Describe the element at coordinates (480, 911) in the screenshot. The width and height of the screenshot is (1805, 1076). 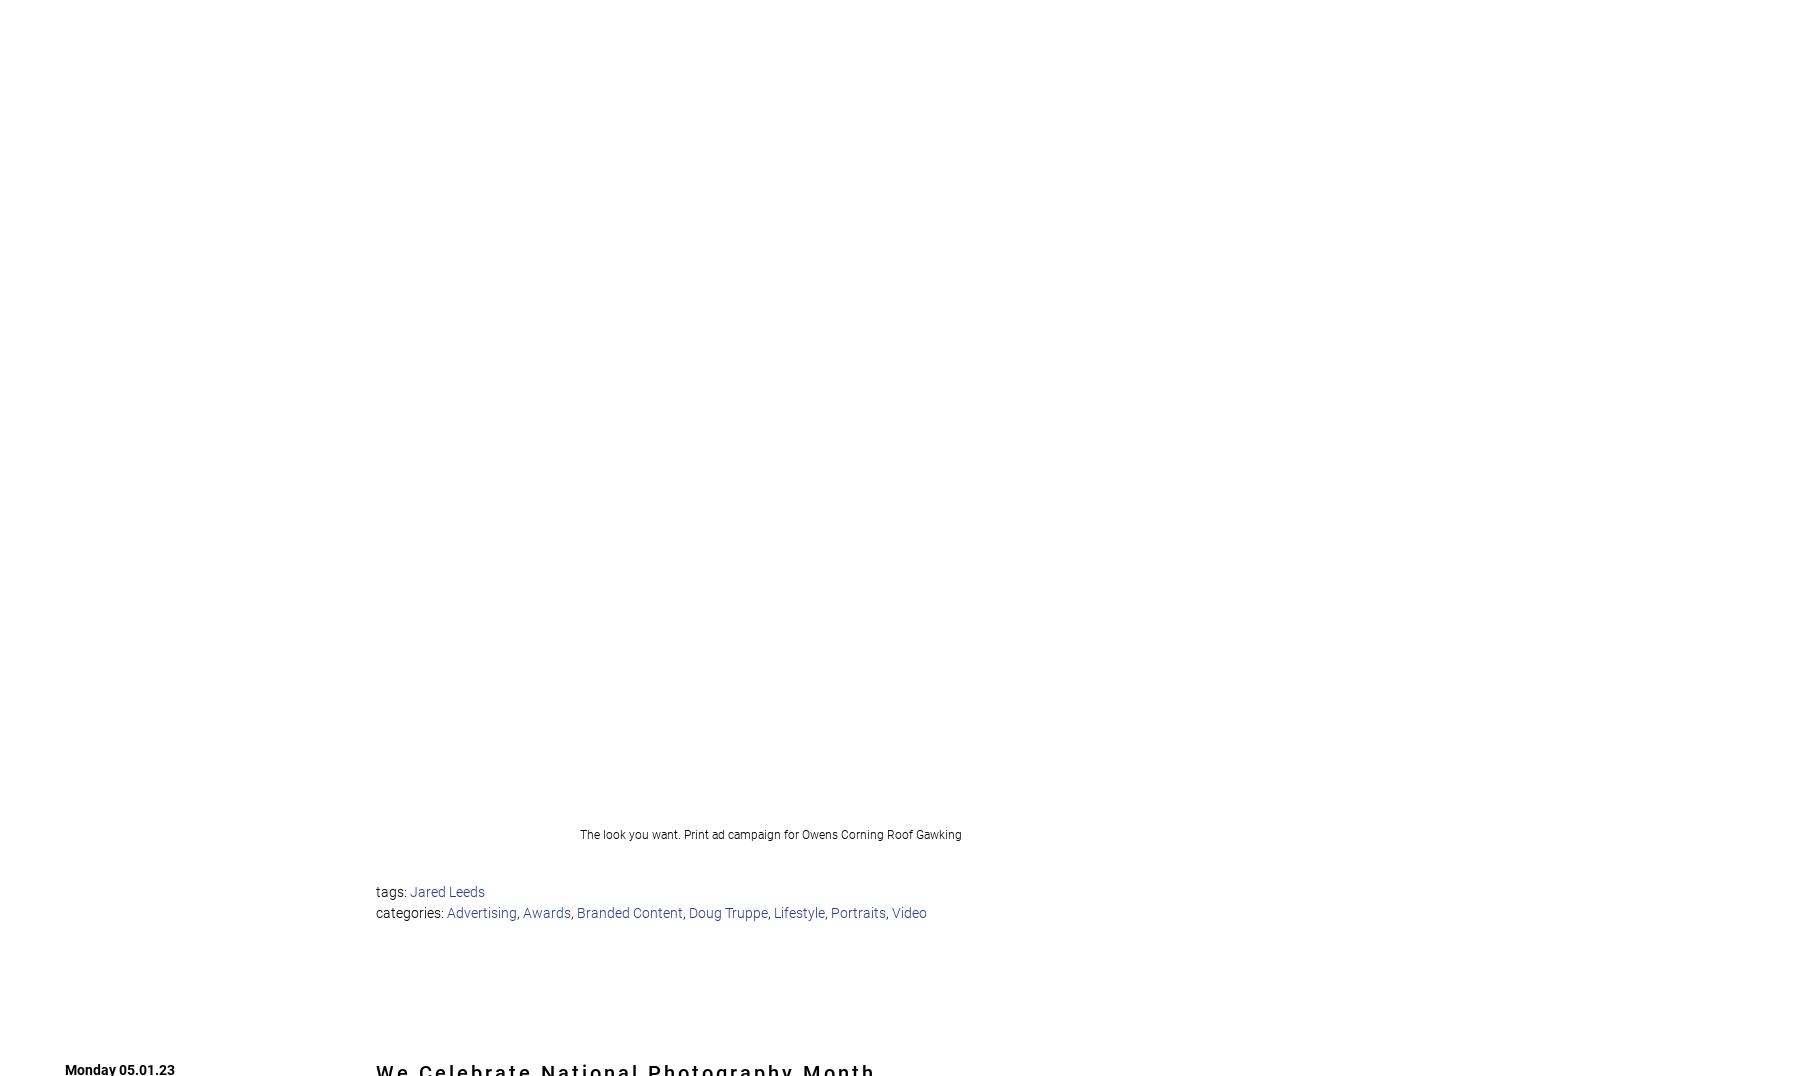
I see `'Advertising'` at that location.